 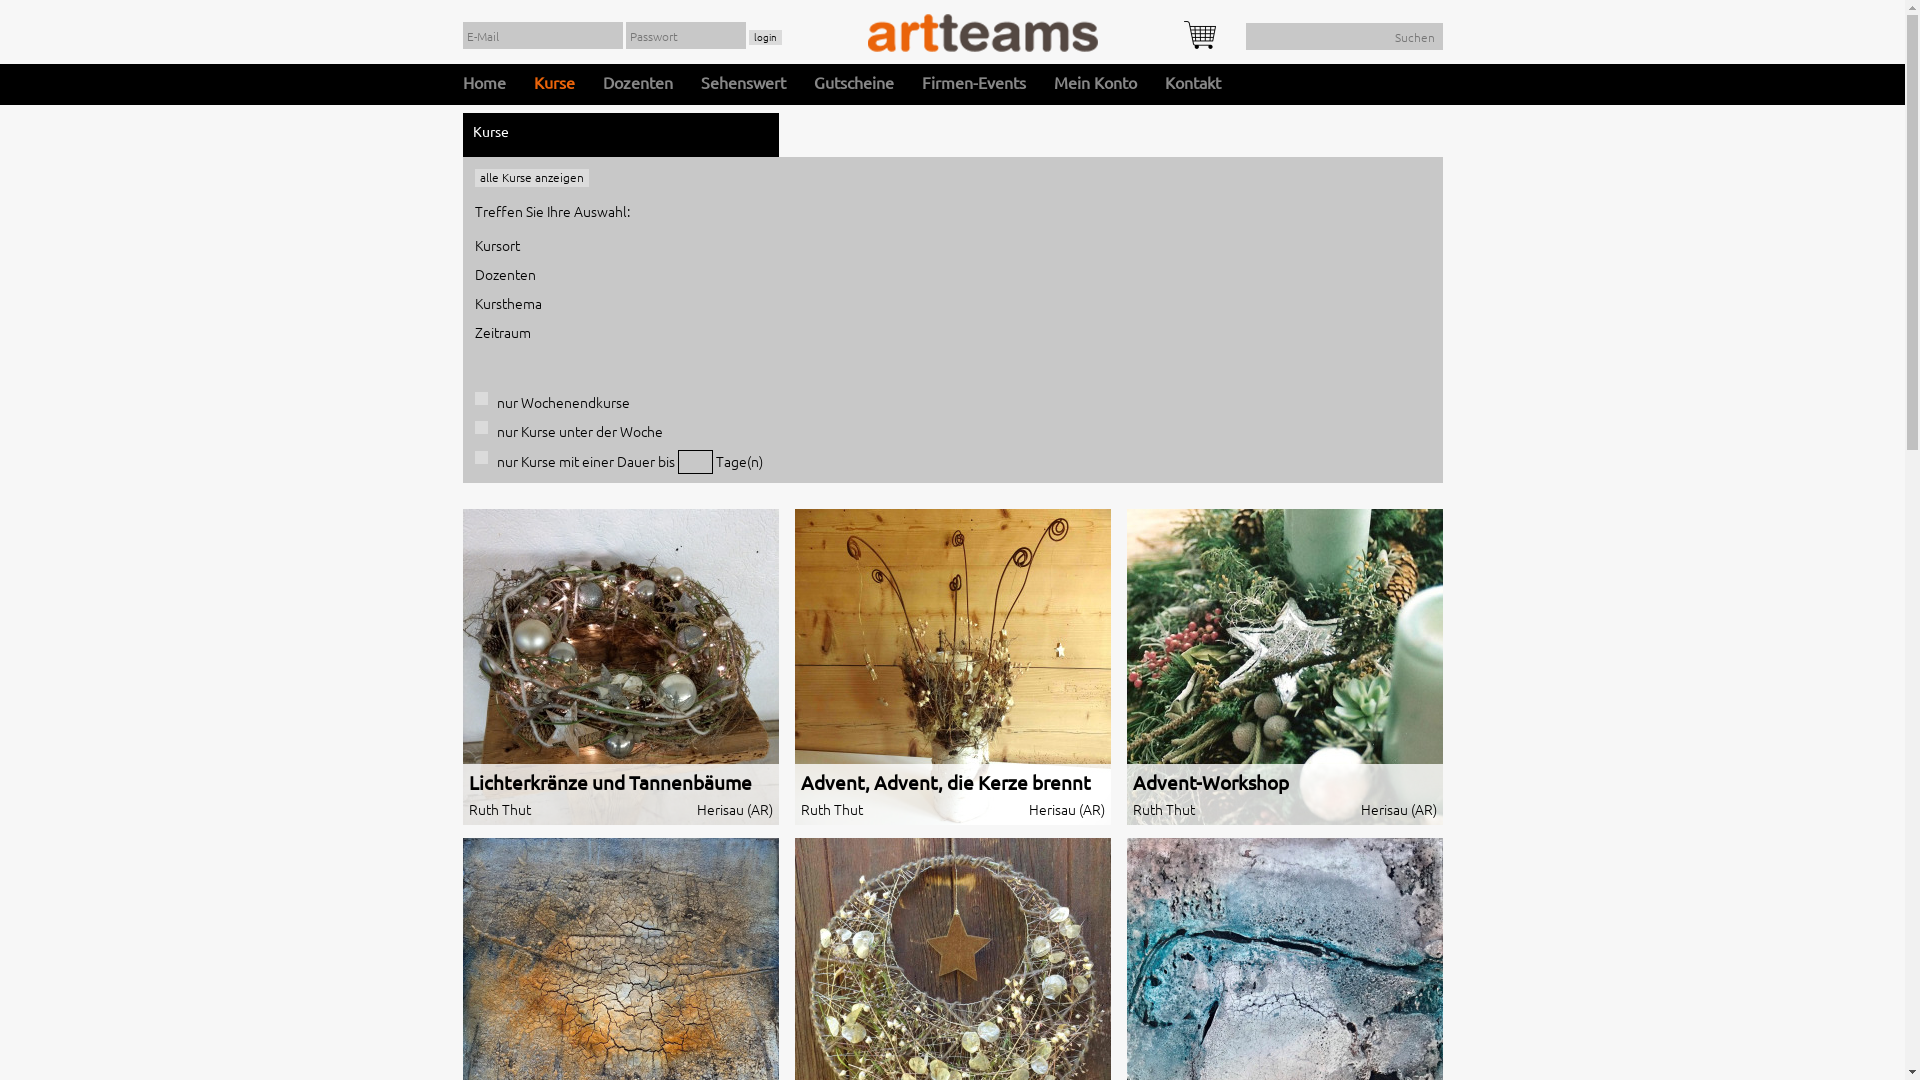 What do you see at coordinates (854, 83) in the screenshot?
I see `'Gutscheine'` at bounding box center [854, 83].